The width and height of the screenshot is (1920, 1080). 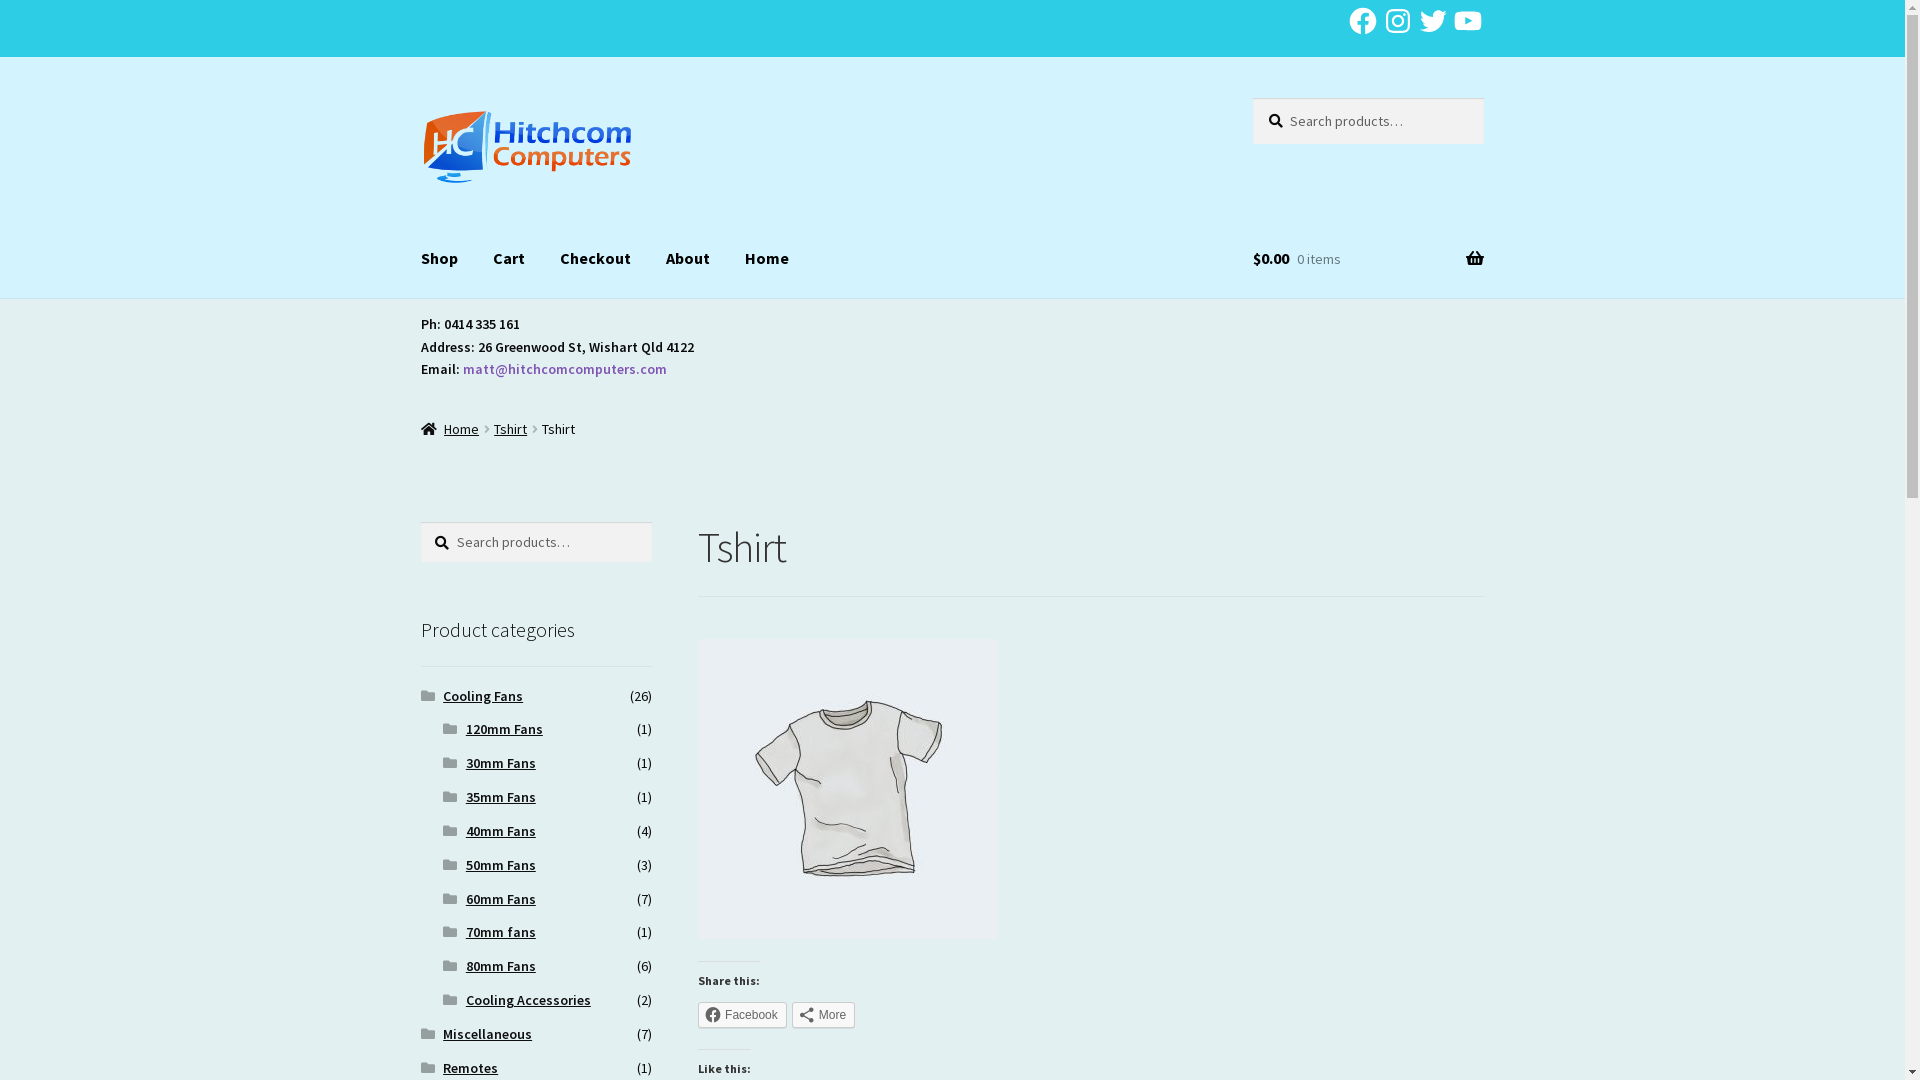 What do you see at coordinates (564, 369) in the screenshot?
I see `'matt@hitchcomcomputers.com'` at bounding box center [564, 369].